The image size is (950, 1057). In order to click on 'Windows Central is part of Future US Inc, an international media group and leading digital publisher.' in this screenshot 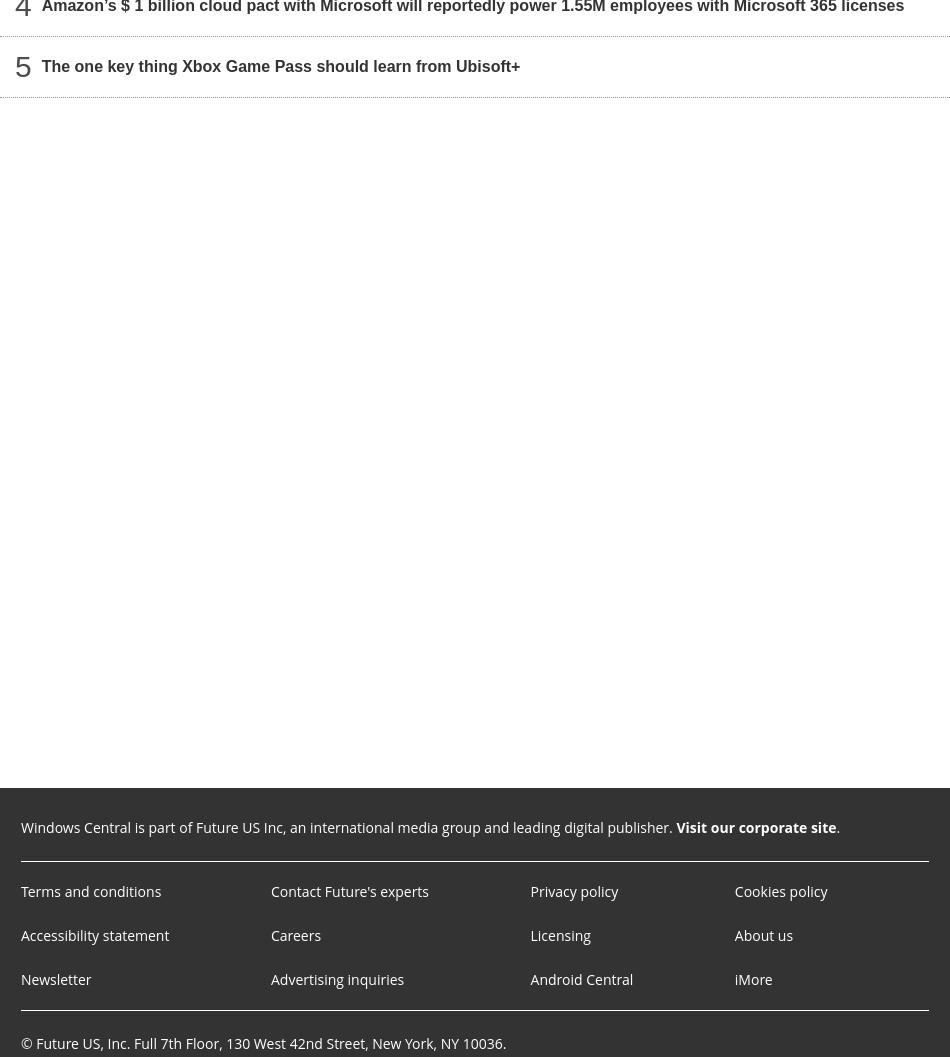, I will do `click(20, 827)`.